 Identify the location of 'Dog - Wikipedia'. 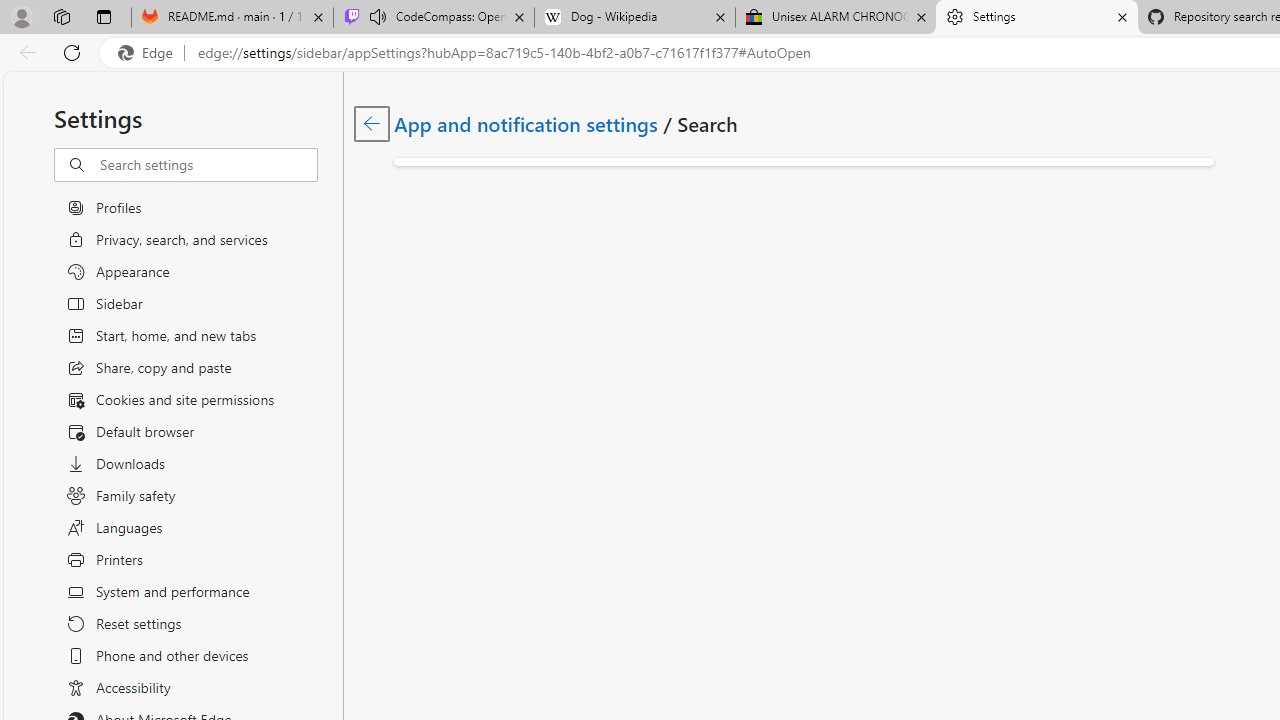
(633, 17).